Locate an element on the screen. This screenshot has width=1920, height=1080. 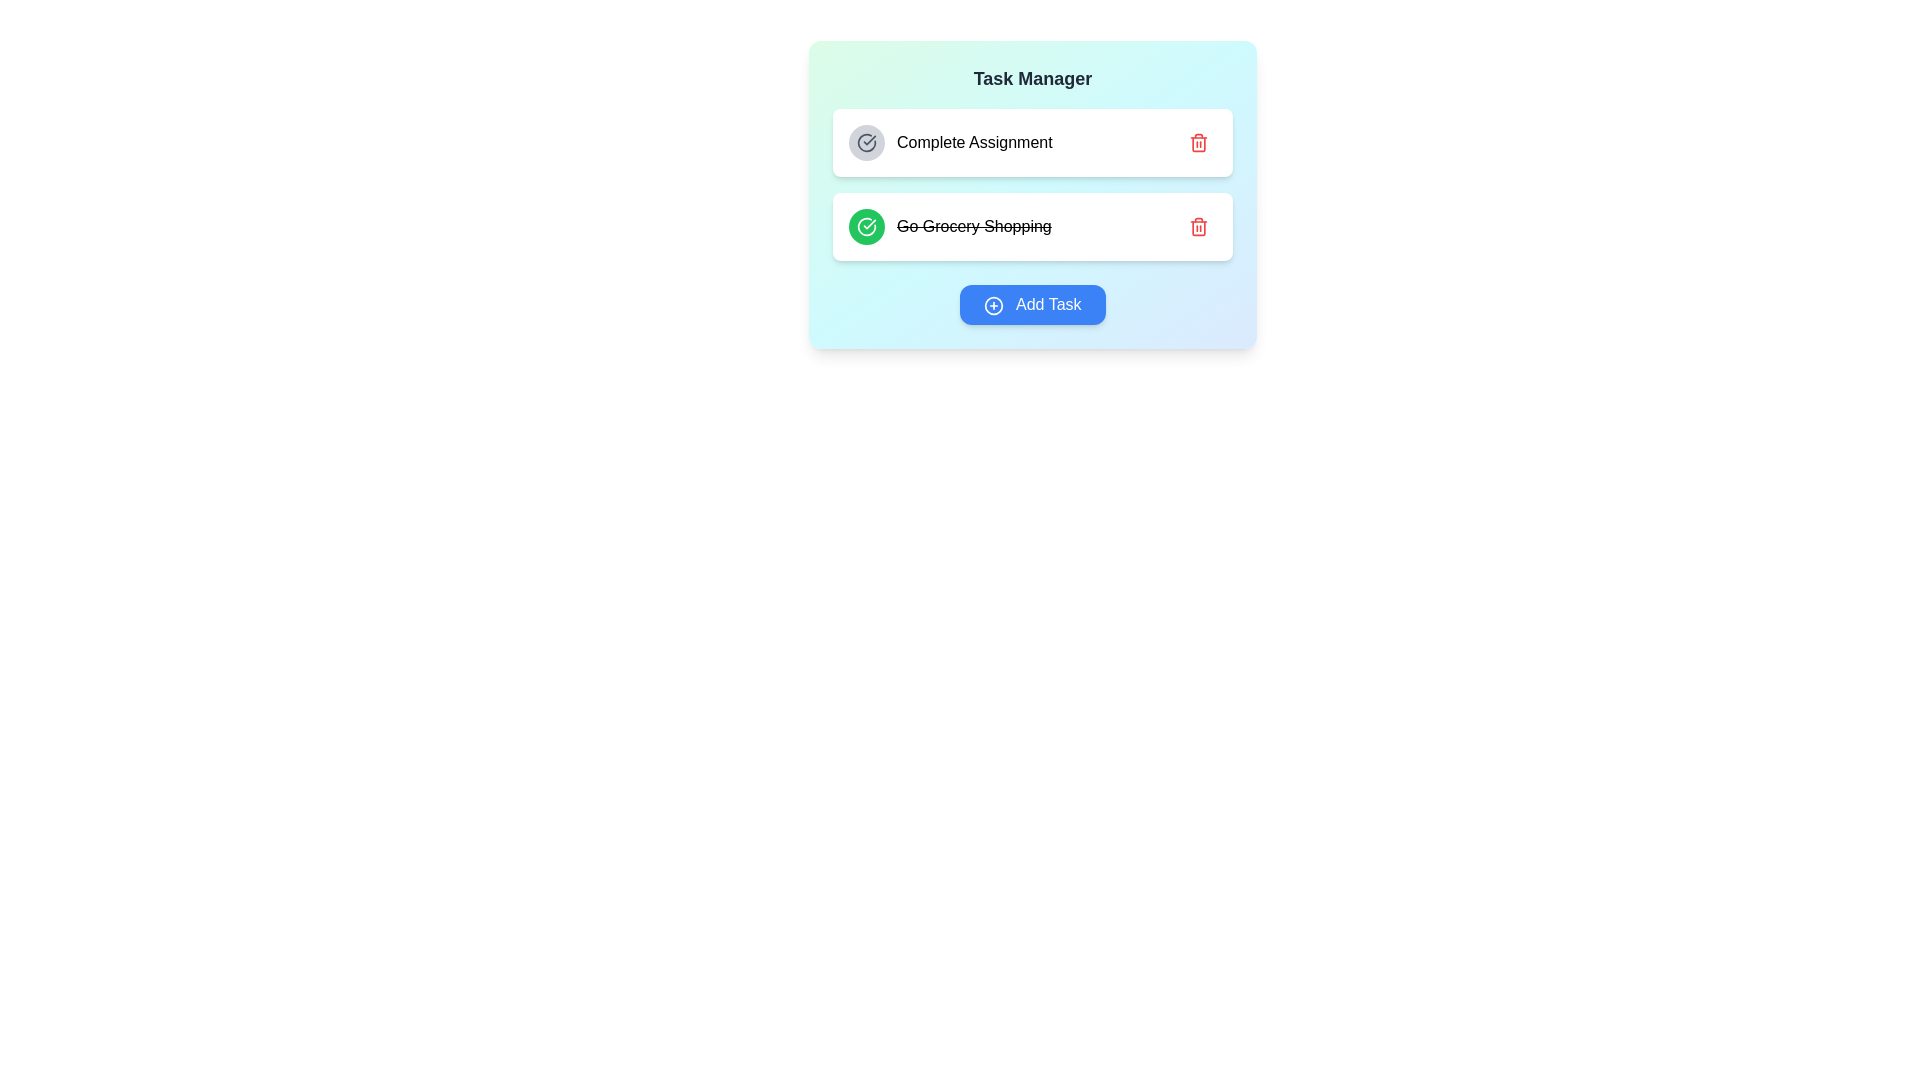
the 'Add Task' button icon that visually represents the action of adding a new task, located at the bottom-center of the interface is located at coordinates (994, 305).